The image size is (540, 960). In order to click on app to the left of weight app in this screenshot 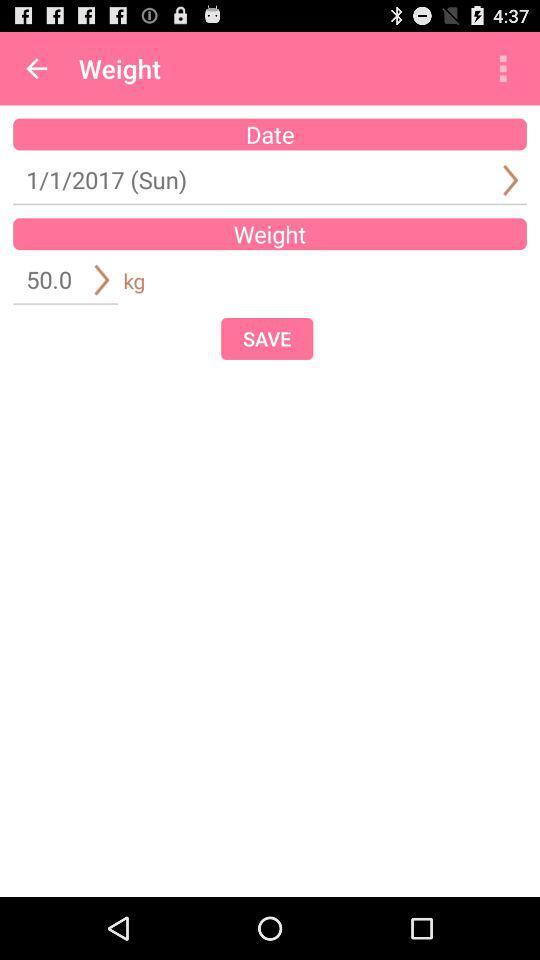, I will do `click(36, 68)`.